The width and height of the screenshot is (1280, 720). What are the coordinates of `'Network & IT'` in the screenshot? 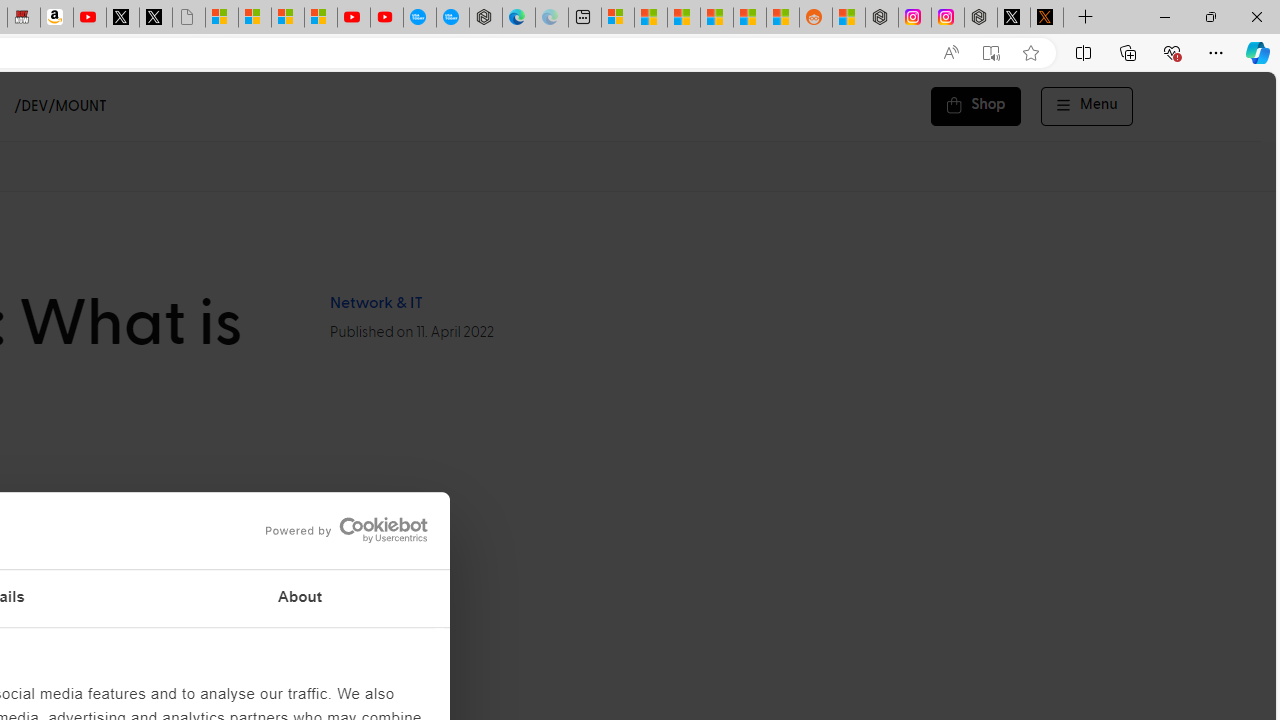 It's located at (375, 303).